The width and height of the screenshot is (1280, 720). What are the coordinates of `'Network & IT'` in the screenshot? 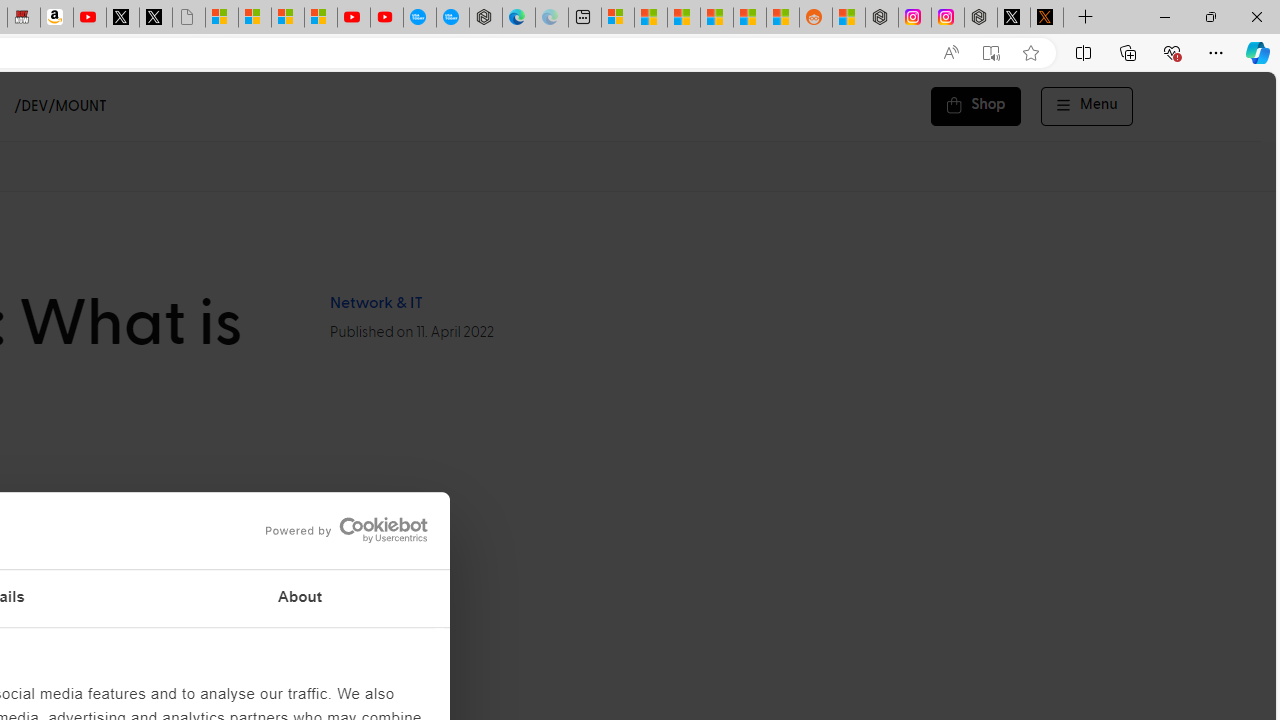 It's located at (375, 303).